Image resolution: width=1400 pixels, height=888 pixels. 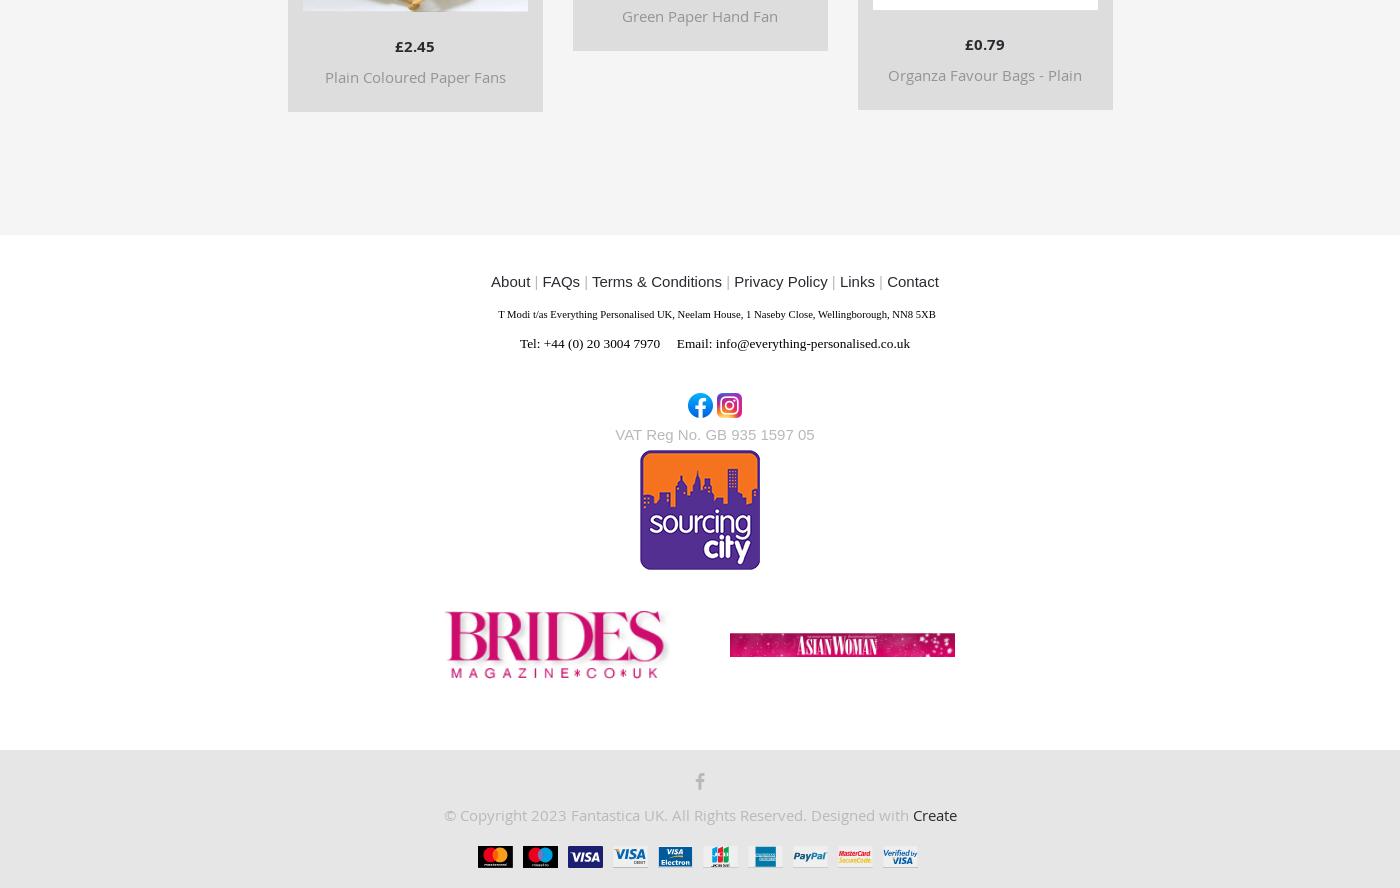 I want to click on '© Copyright 2023 Fantastica UK. All Rights Reserved.', so click(x=626, y=815).